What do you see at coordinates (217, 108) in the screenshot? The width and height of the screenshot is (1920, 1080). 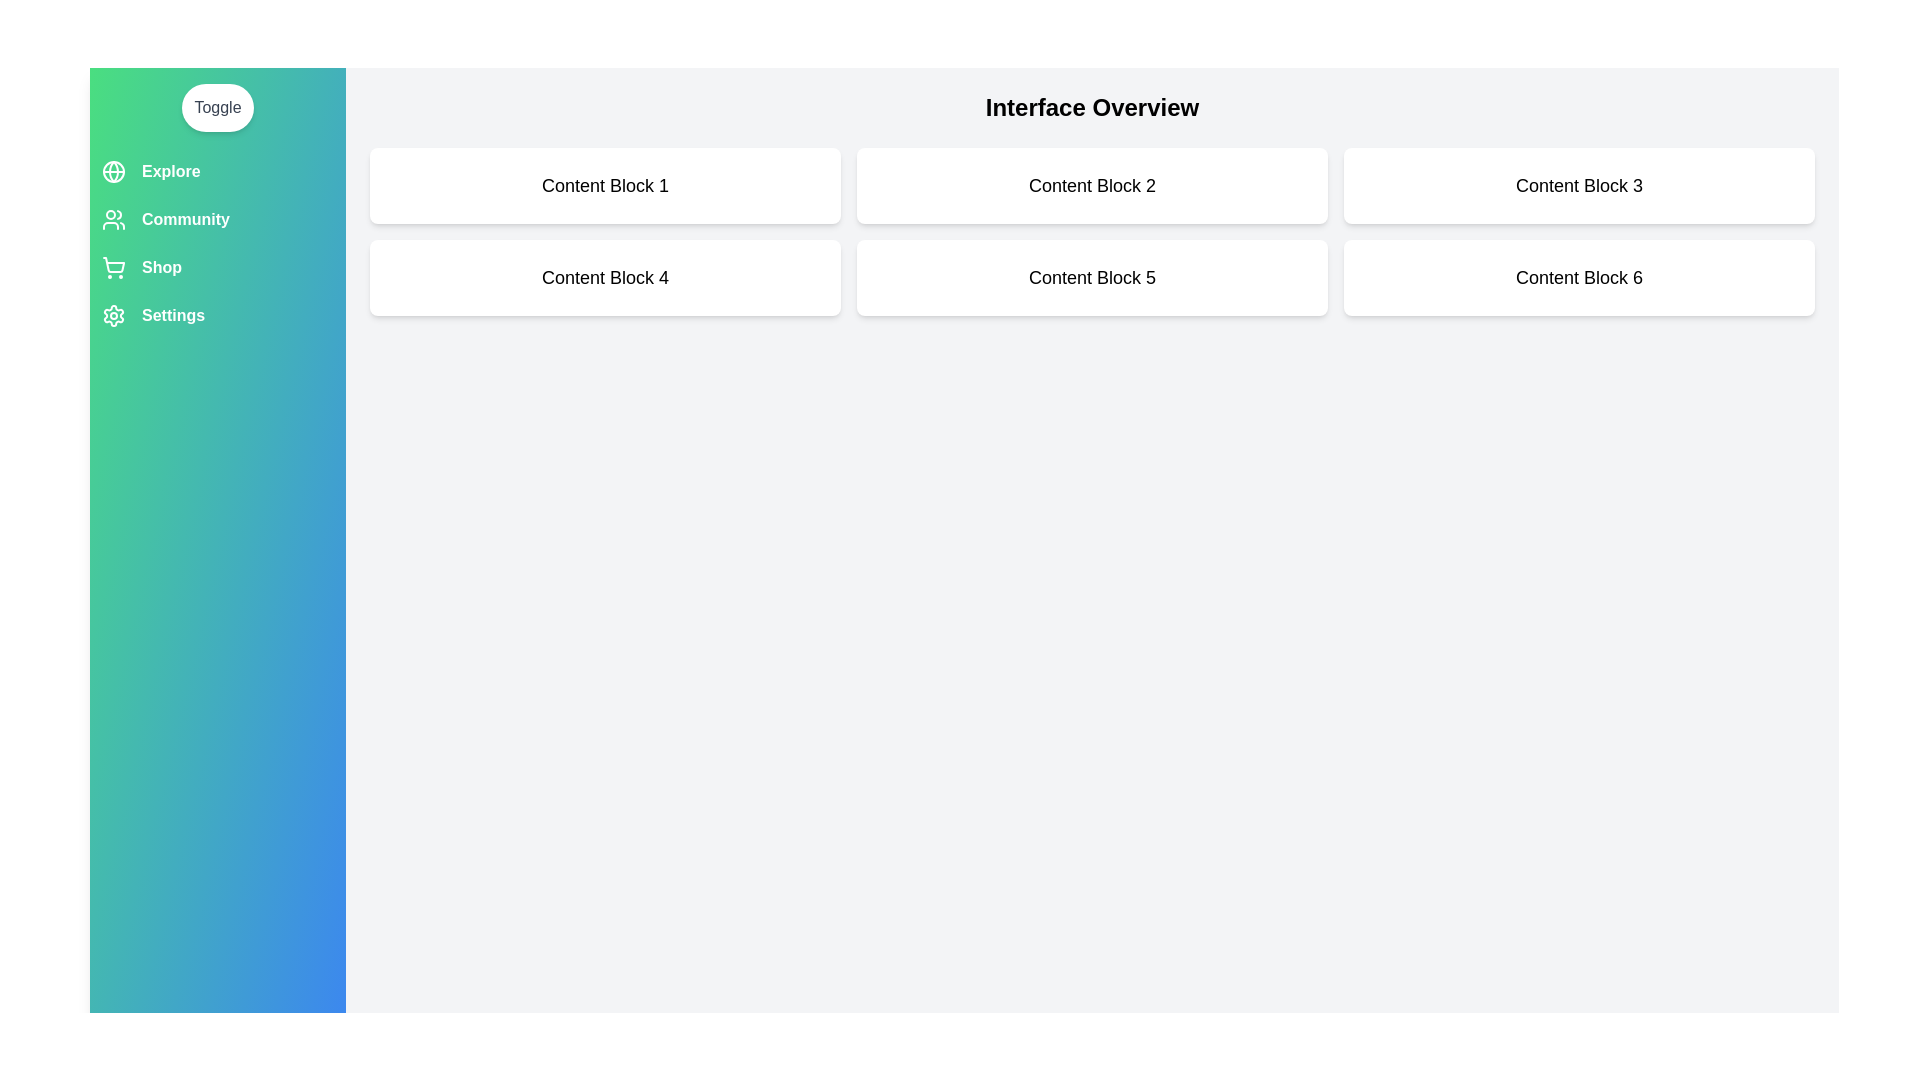 I see `the 'Toggle' button to toggle the drawer open and close state` at bounding box center [217, 108].